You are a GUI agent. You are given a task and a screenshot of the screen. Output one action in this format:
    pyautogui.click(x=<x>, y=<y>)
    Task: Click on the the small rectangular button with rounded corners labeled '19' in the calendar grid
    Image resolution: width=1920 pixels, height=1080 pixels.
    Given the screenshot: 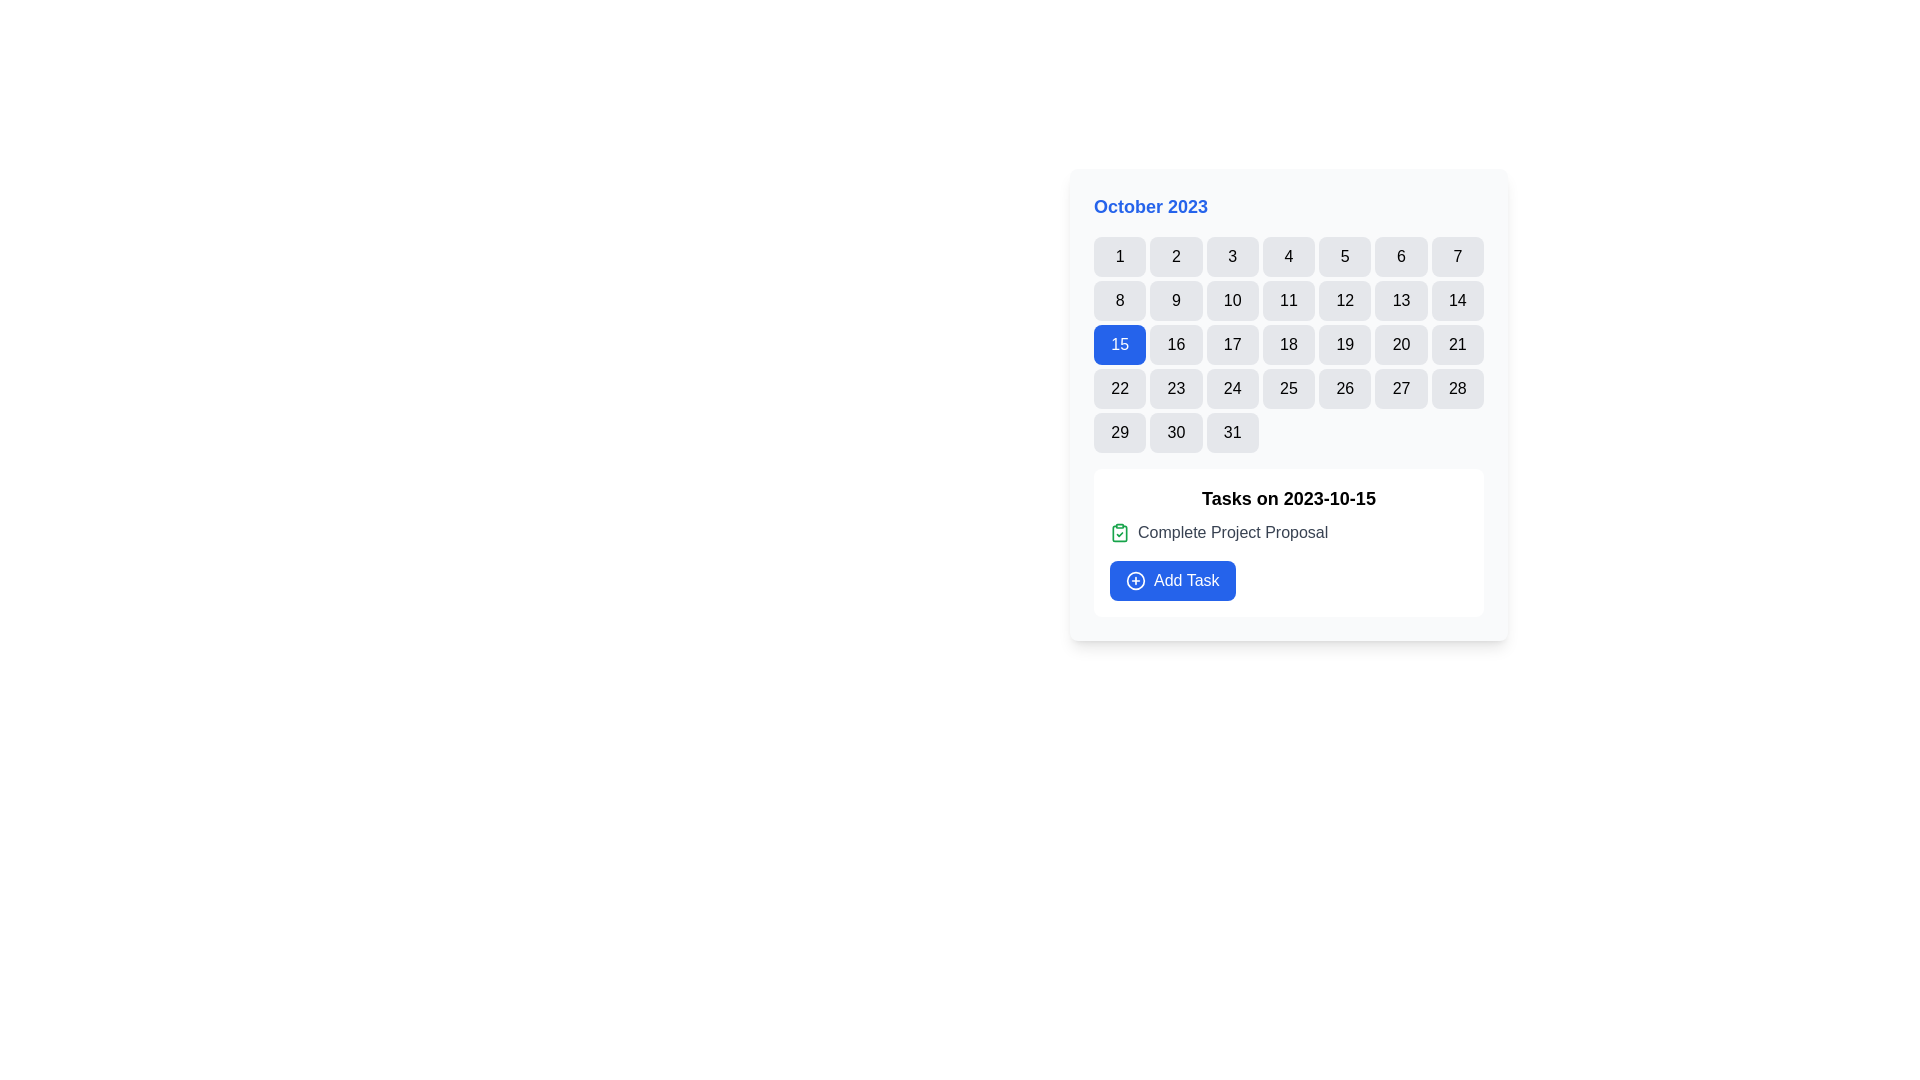 What is the action you would take?
    pyautogui.click(x=1345, y=343)
    